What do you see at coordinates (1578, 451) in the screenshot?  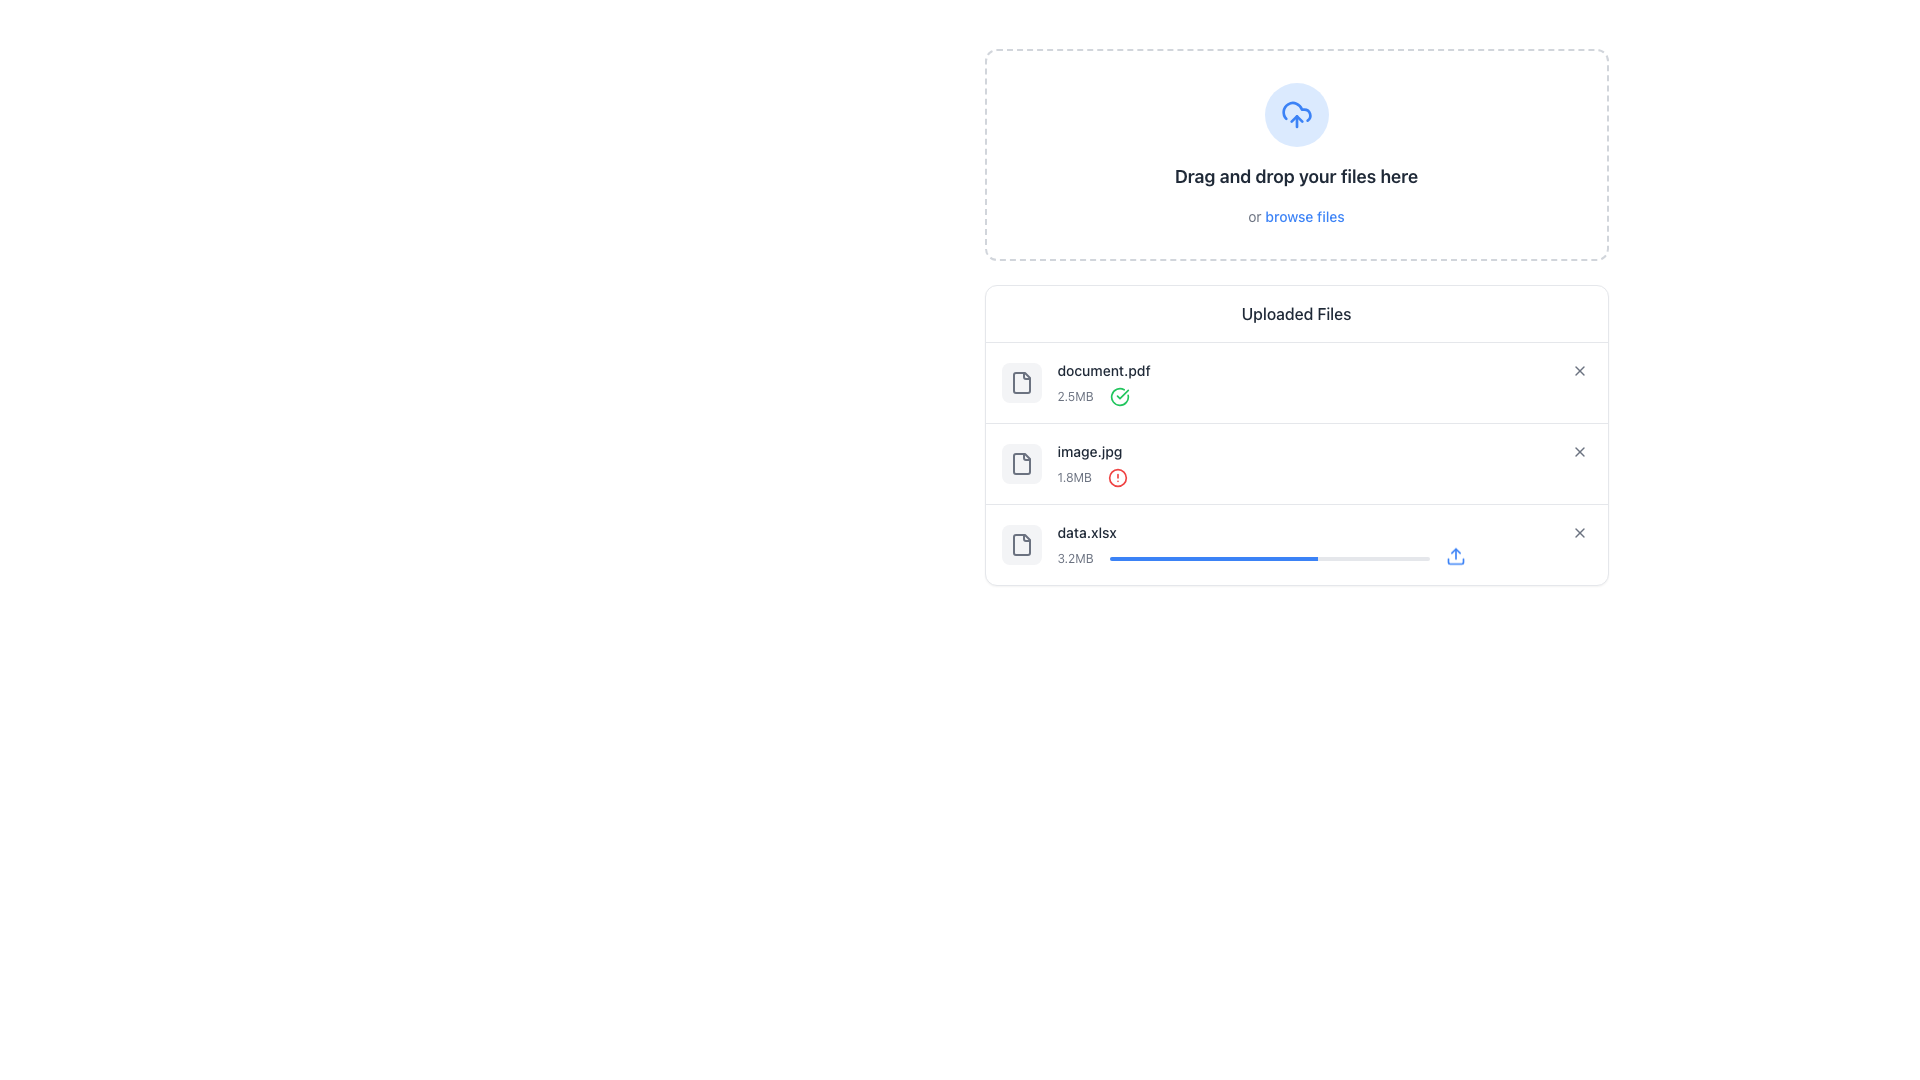 I see `the circular button with a minimalist 'X' icon, styled in gray, located adjacent to the file name 'image.jpg' in the file upload section to activate the hover effect` at bounding box center [1578, 451].